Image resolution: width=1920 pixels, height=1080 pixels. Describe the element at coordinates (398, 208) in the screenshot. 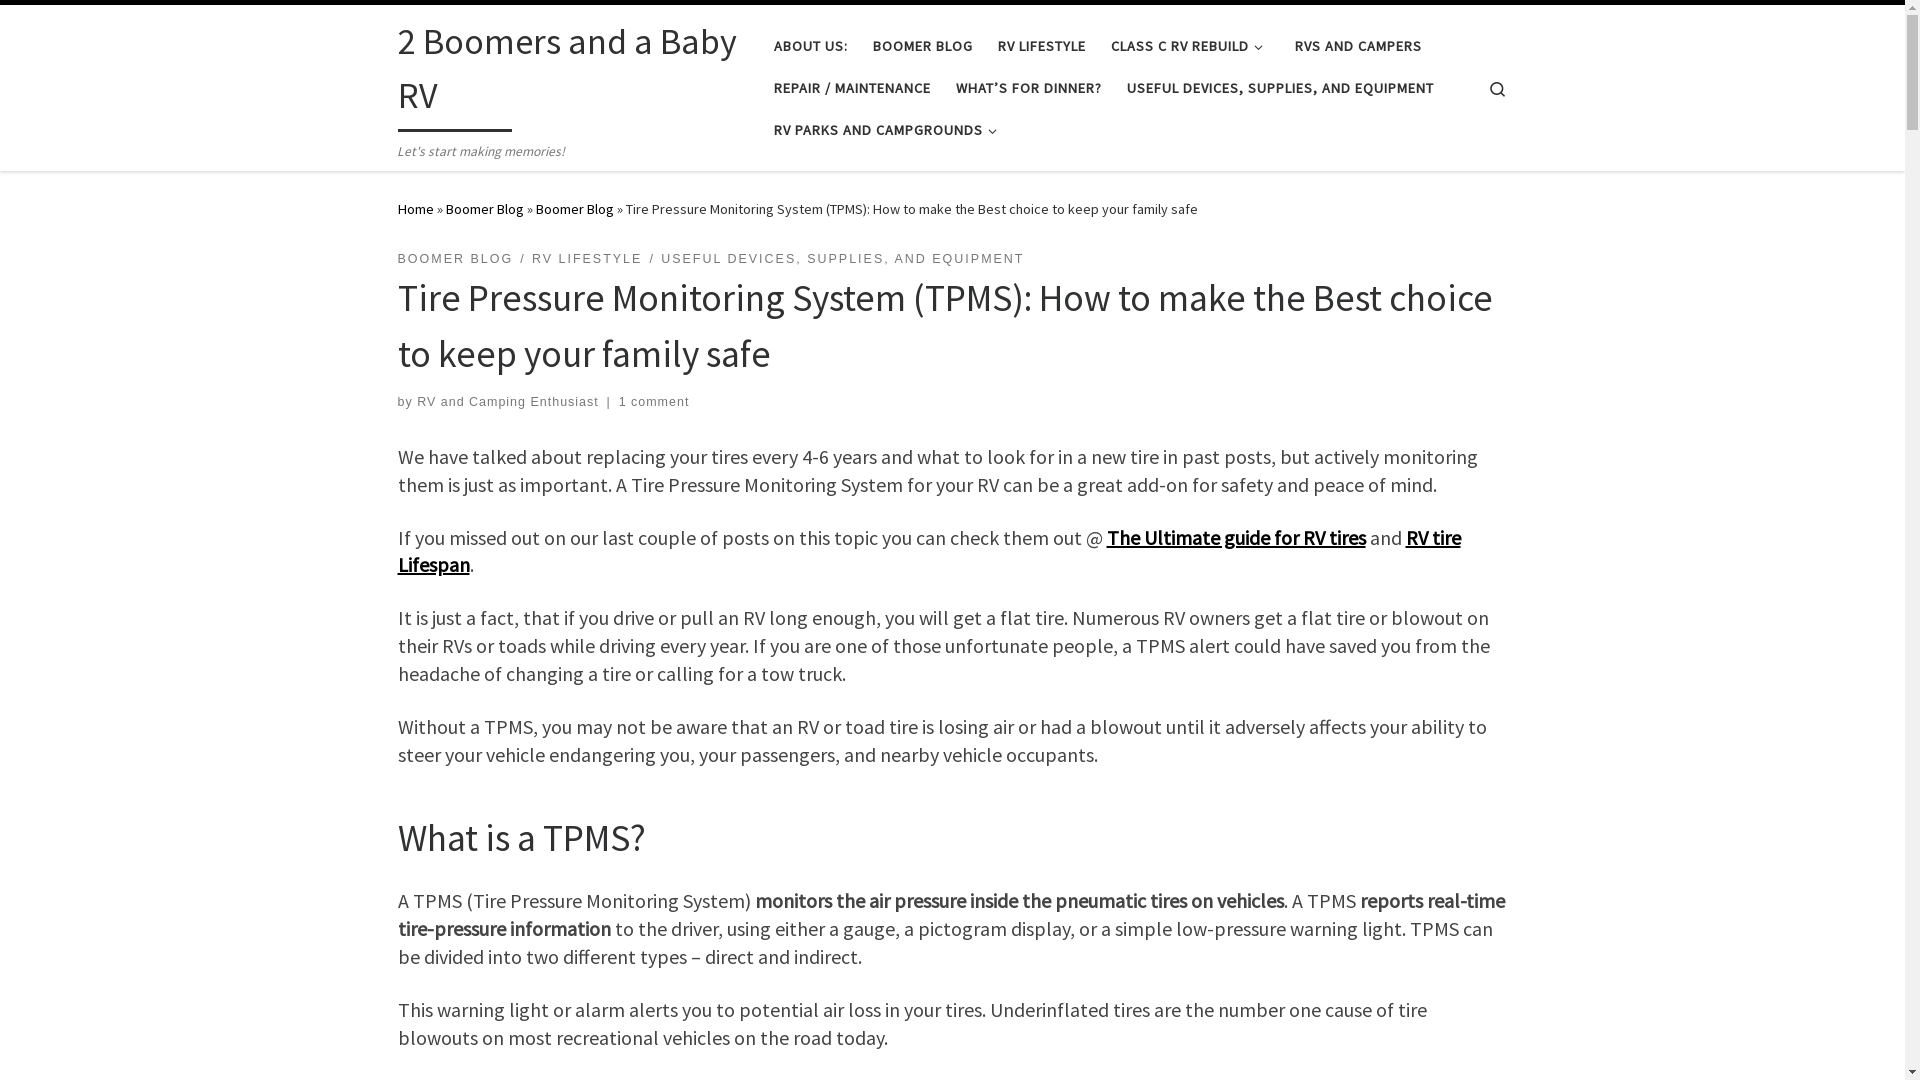

I see `'Home'` at that location.